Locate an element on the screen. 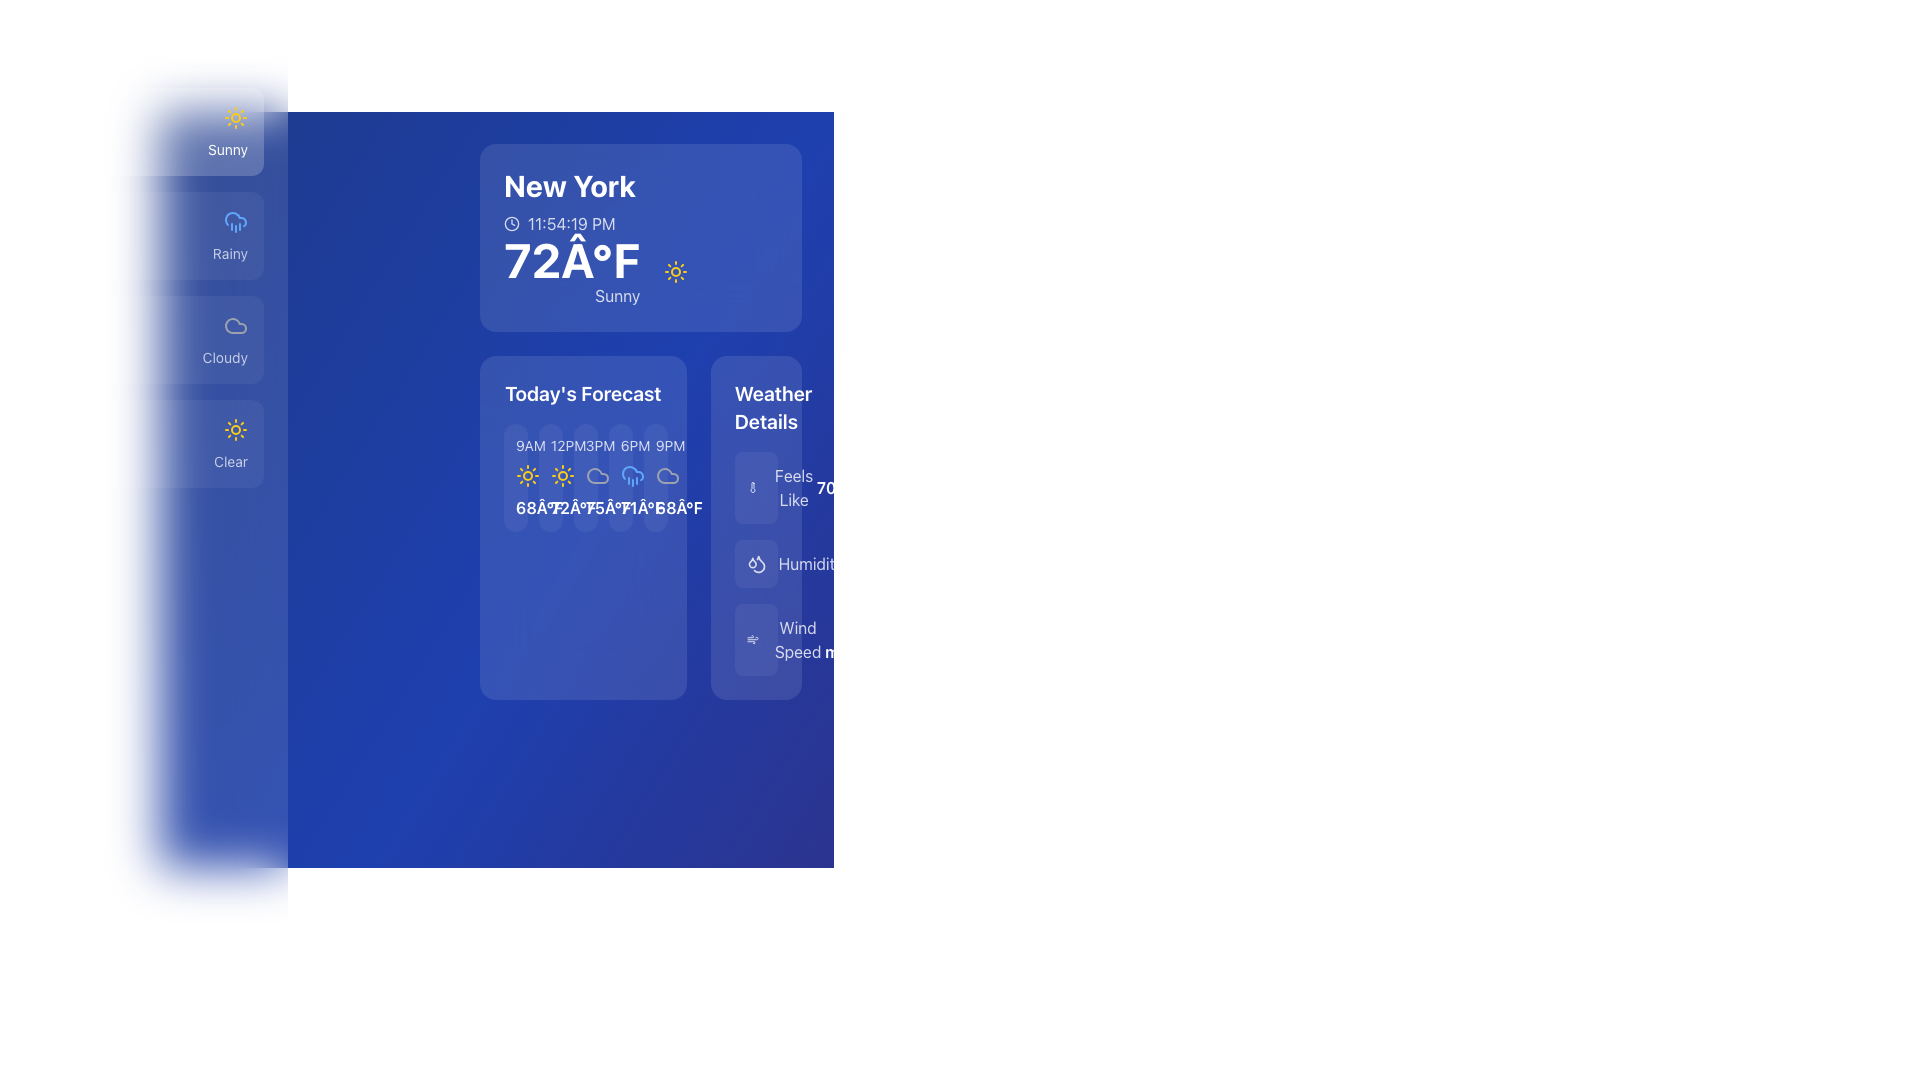 This screenshot has width=1920, height=1080. the Weather Information Card displaying current weather information for New York, positioned in the top-left section of the interface is located at coordinates (641, 237).